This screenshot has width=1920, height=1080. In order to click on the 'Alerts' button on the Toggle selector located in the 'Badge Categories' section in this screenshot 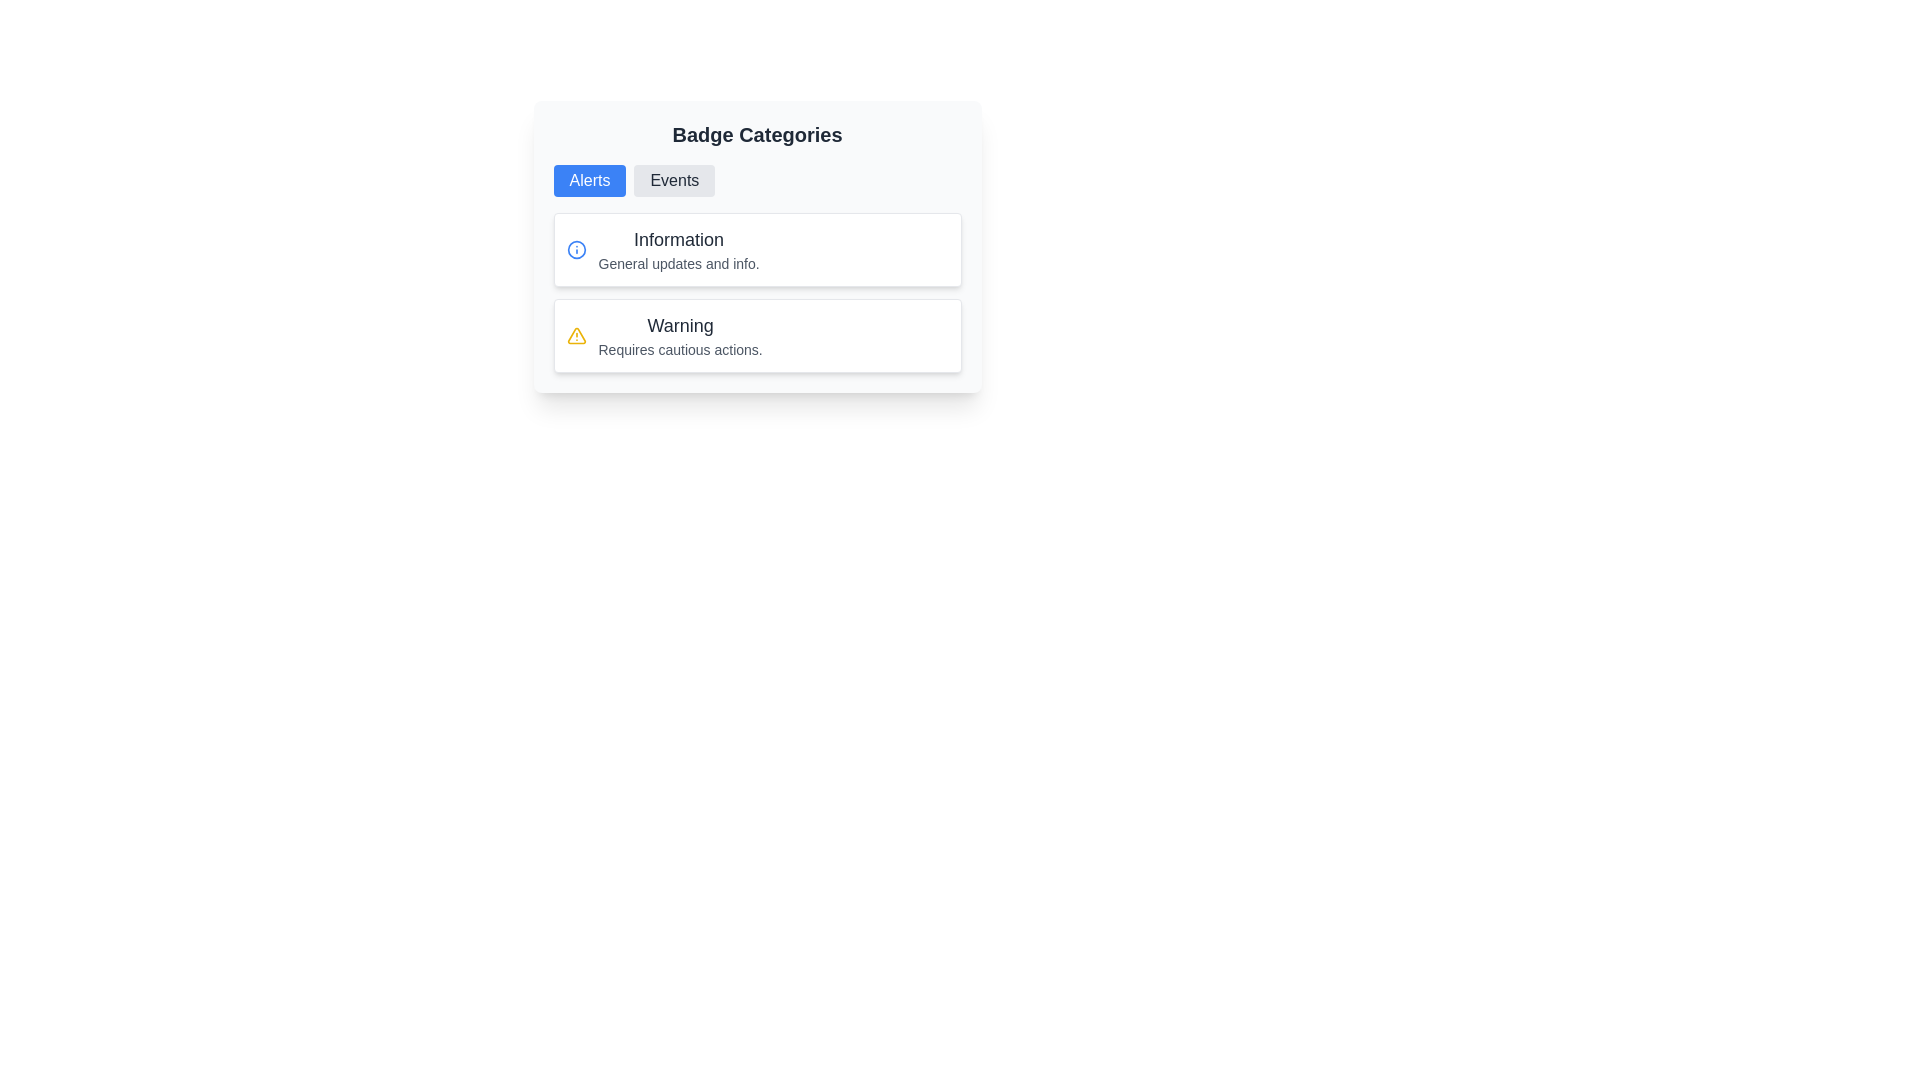, I will do `click(756, 181)`.